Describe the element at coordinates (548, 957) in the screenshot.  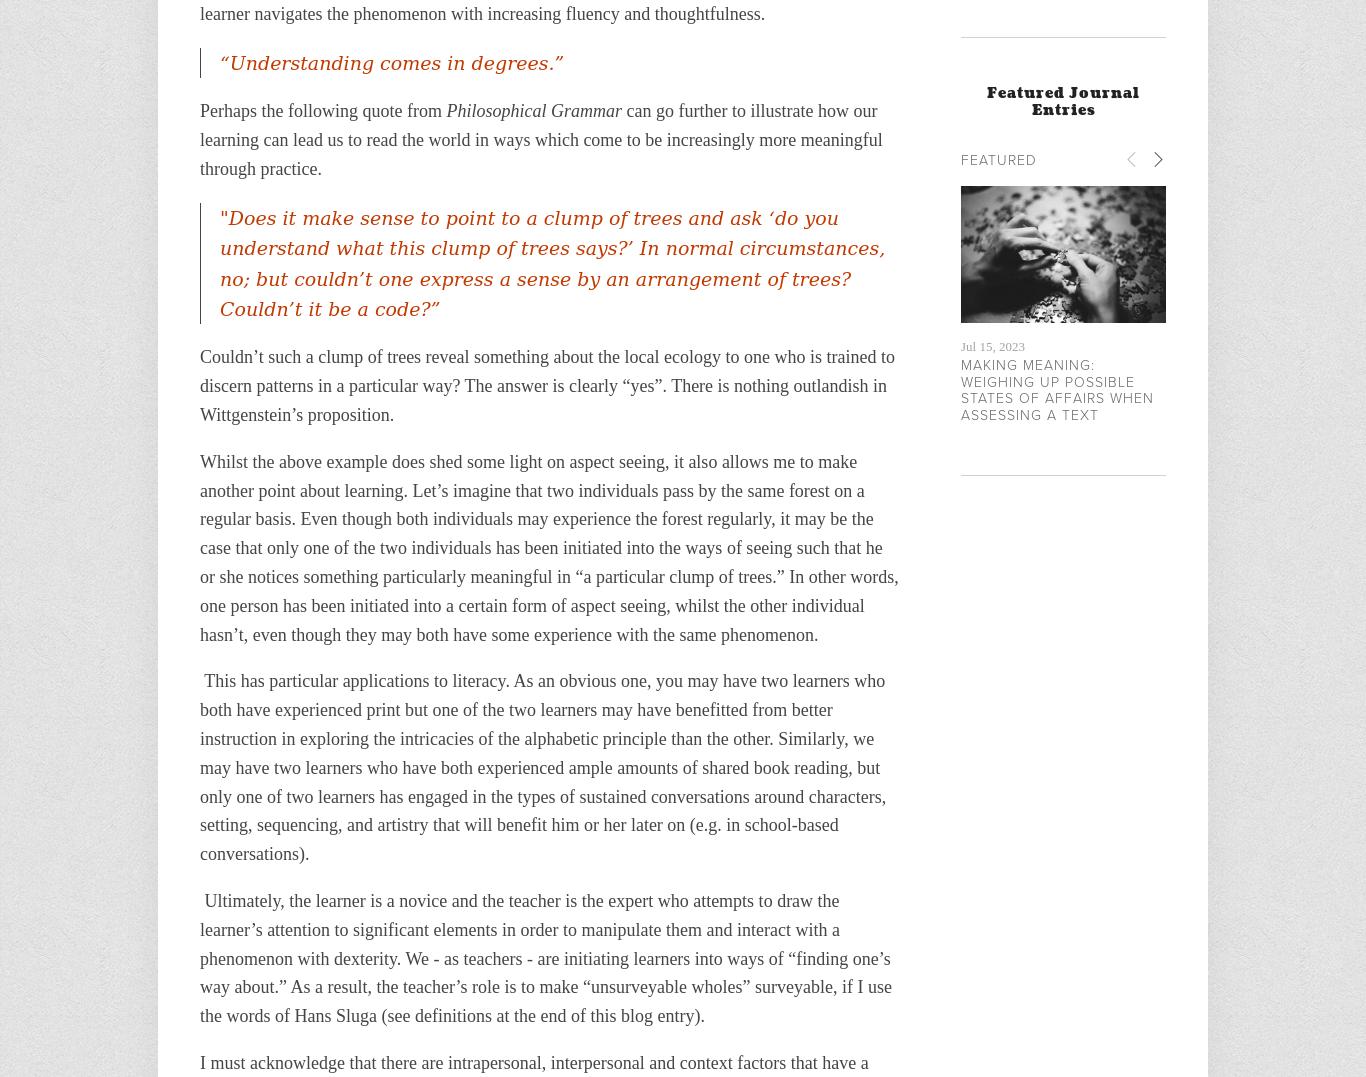
I see `'Ultimately, the learner is a novice and the teacher is the expert who attempts to draw the learner’s attention to significant elements in order to manipulate them and interact with a phenomenon with dexterity. We - as teachers - are initiating learners into ways of “finding one’s way about.” As a result, the teacher’s role is to make “unsurveyable wholes” surveyable, if I use the words of Hans Sluga (see definitions at the end of this blog entry).'` at that location.